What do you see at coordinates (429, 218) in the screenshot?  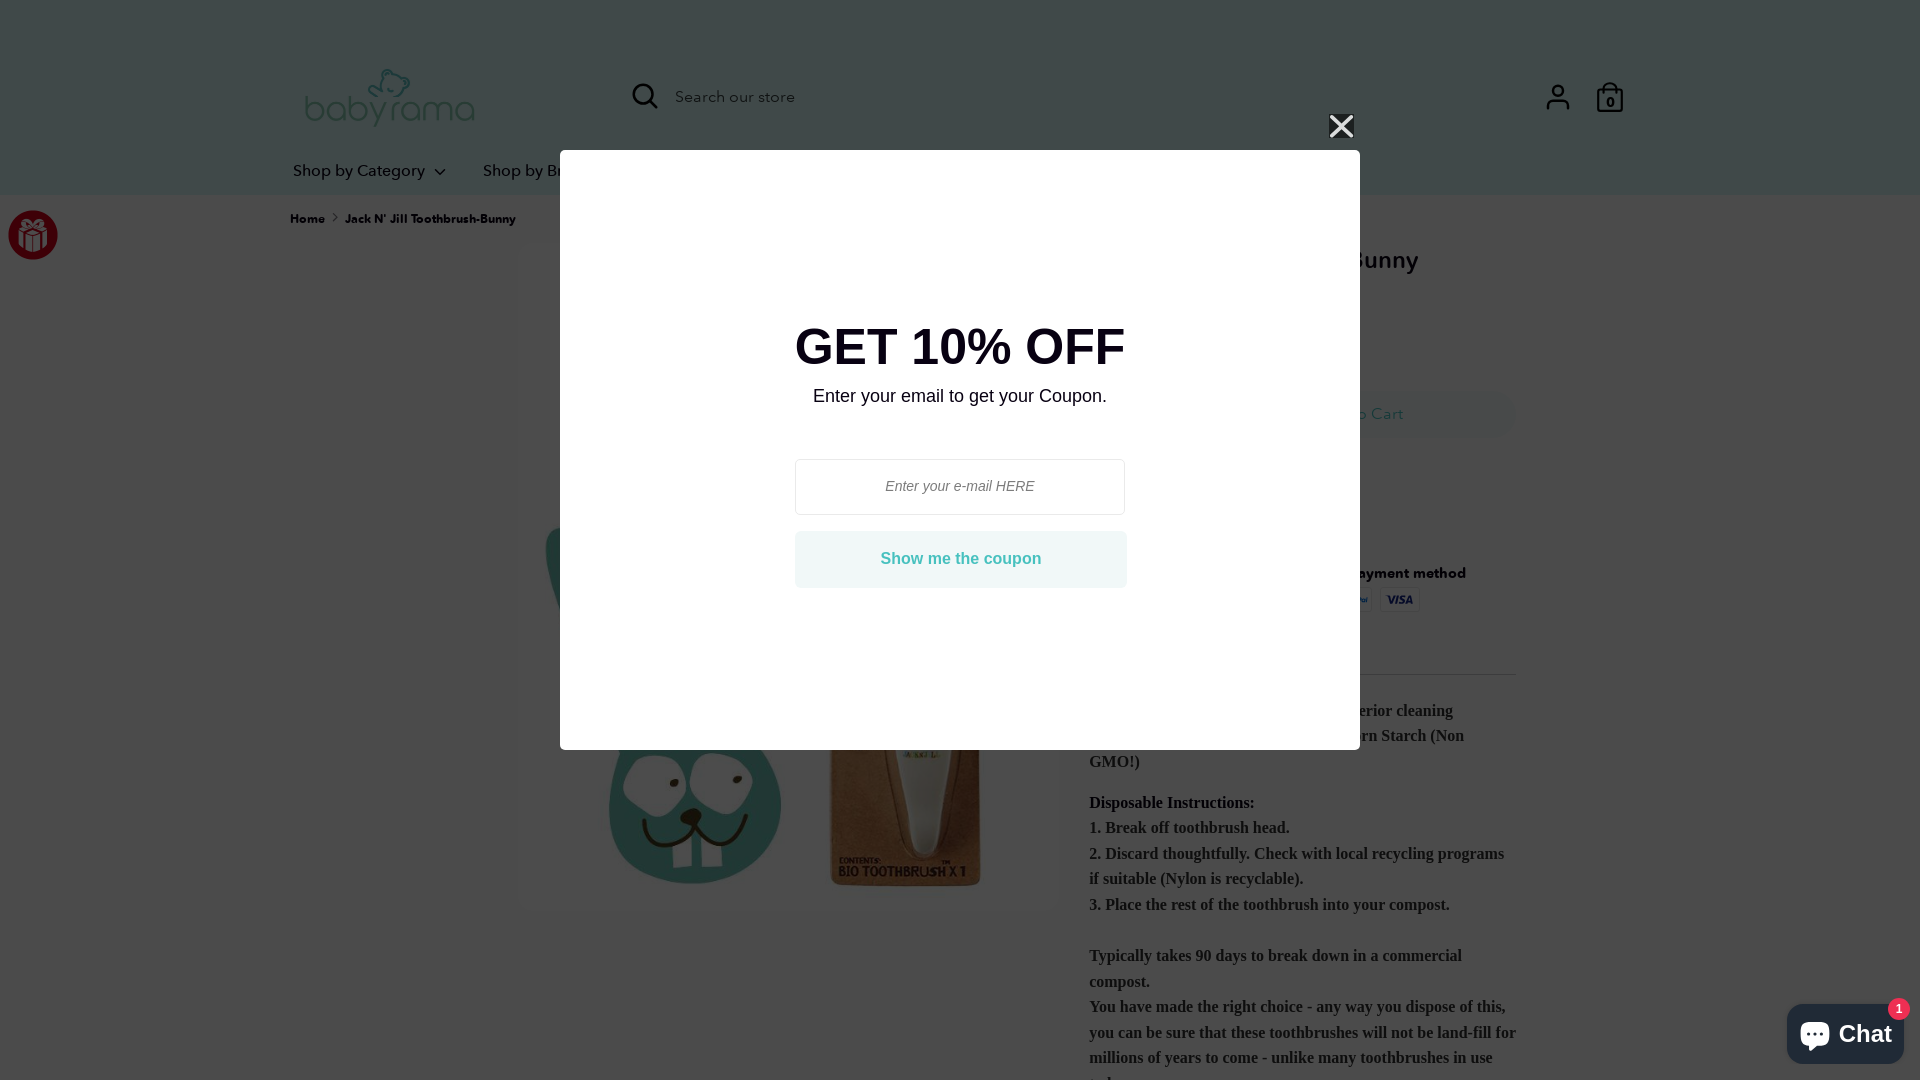 I see `'Jack N' Jill Toothbrush-Bunny'` at bounding box center [429, 218].